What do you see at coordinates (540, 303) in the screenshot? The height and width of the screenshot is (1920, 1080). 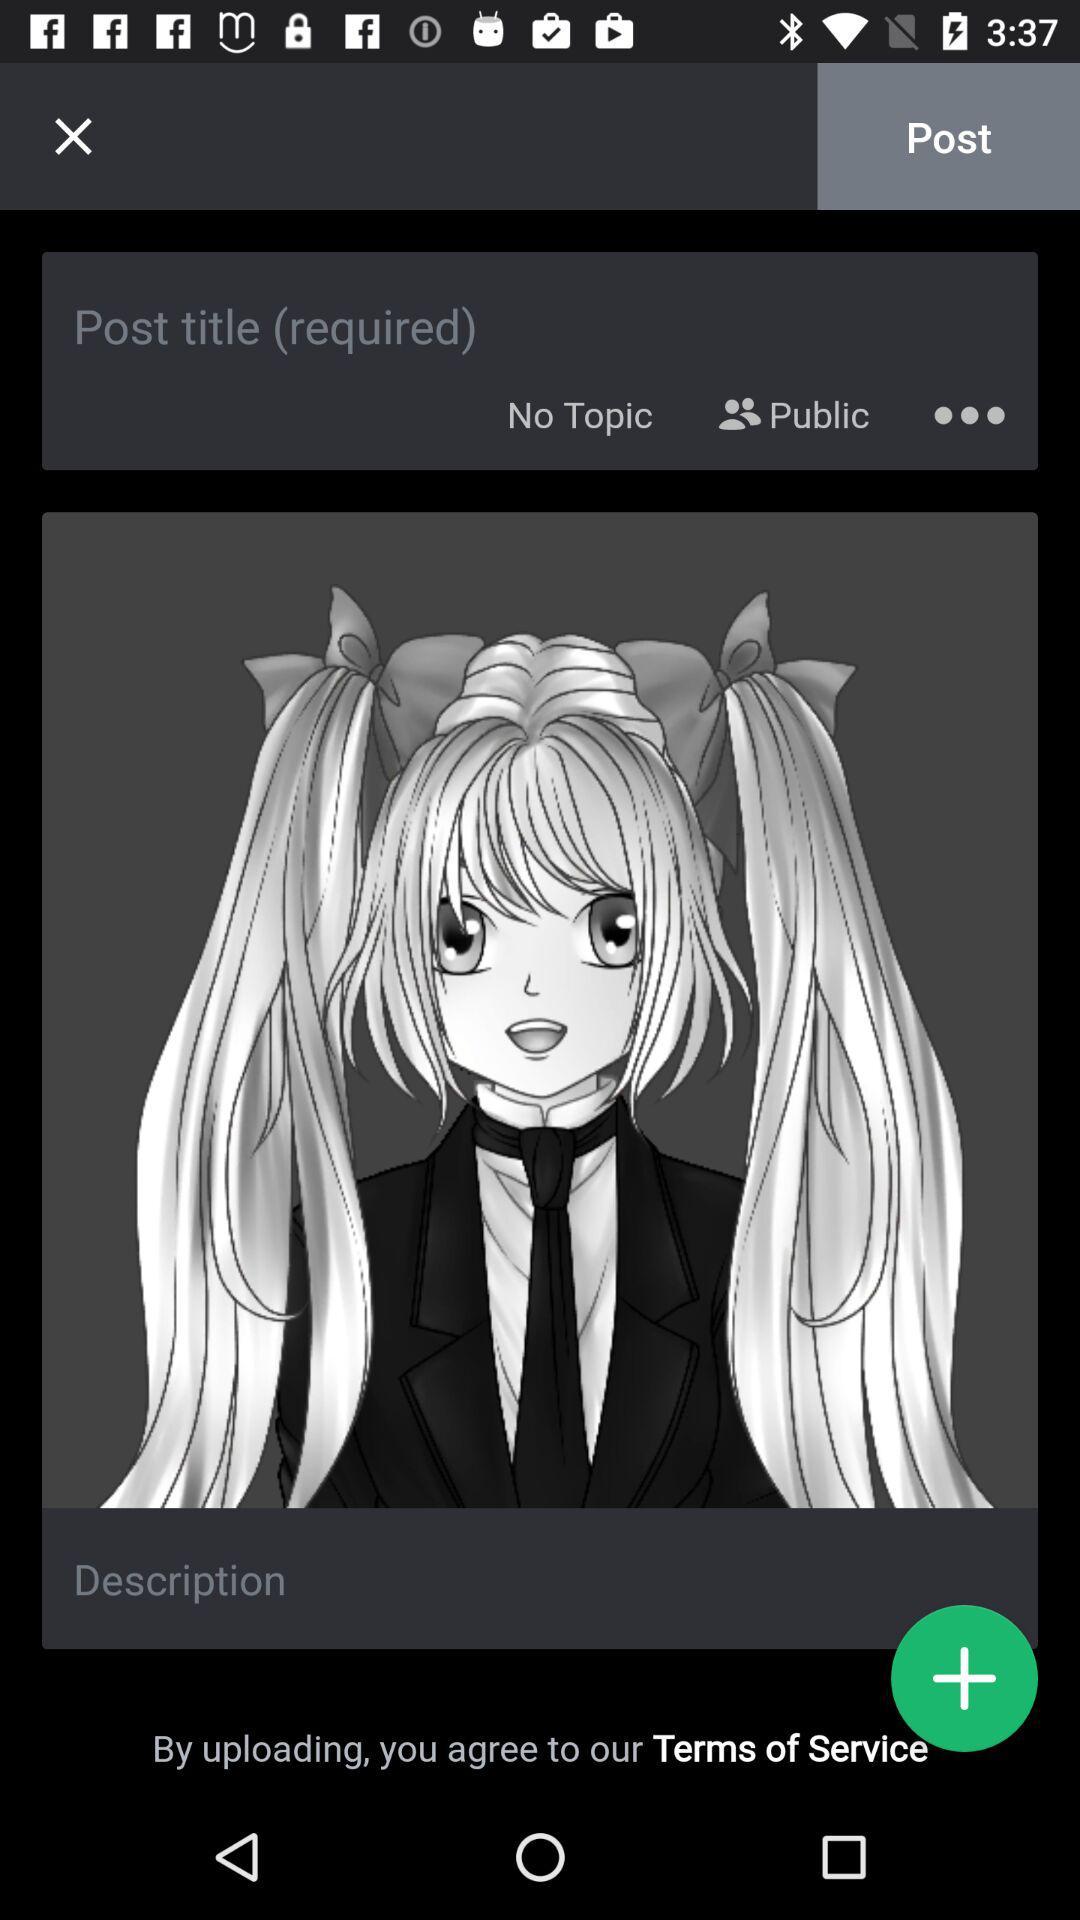 I see `blank for writting title` at bounding box center [540, 303].